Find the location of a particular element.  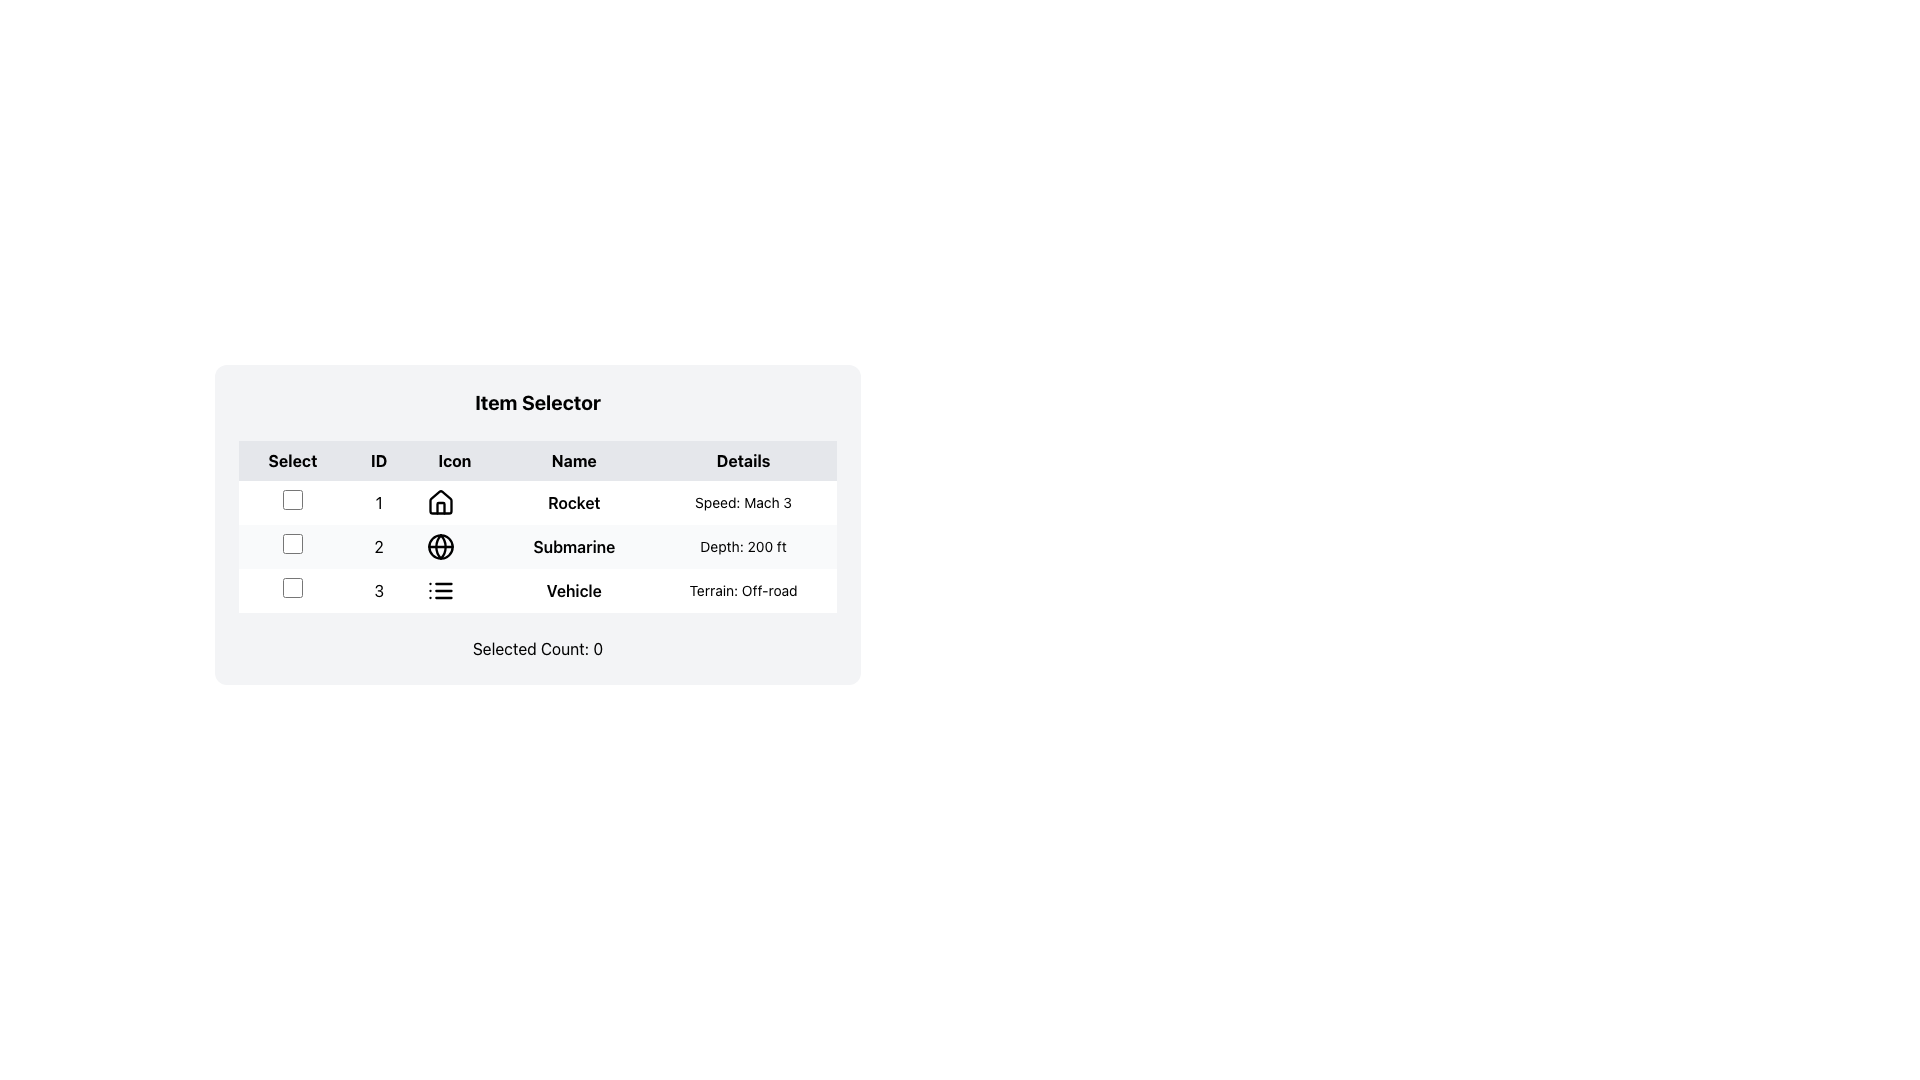

the 'Vehicle' icon located in the third row of the table under the 'Icon' column, which is directly to the left of the word 'Vehicle' is located at coordinates (440, 589).